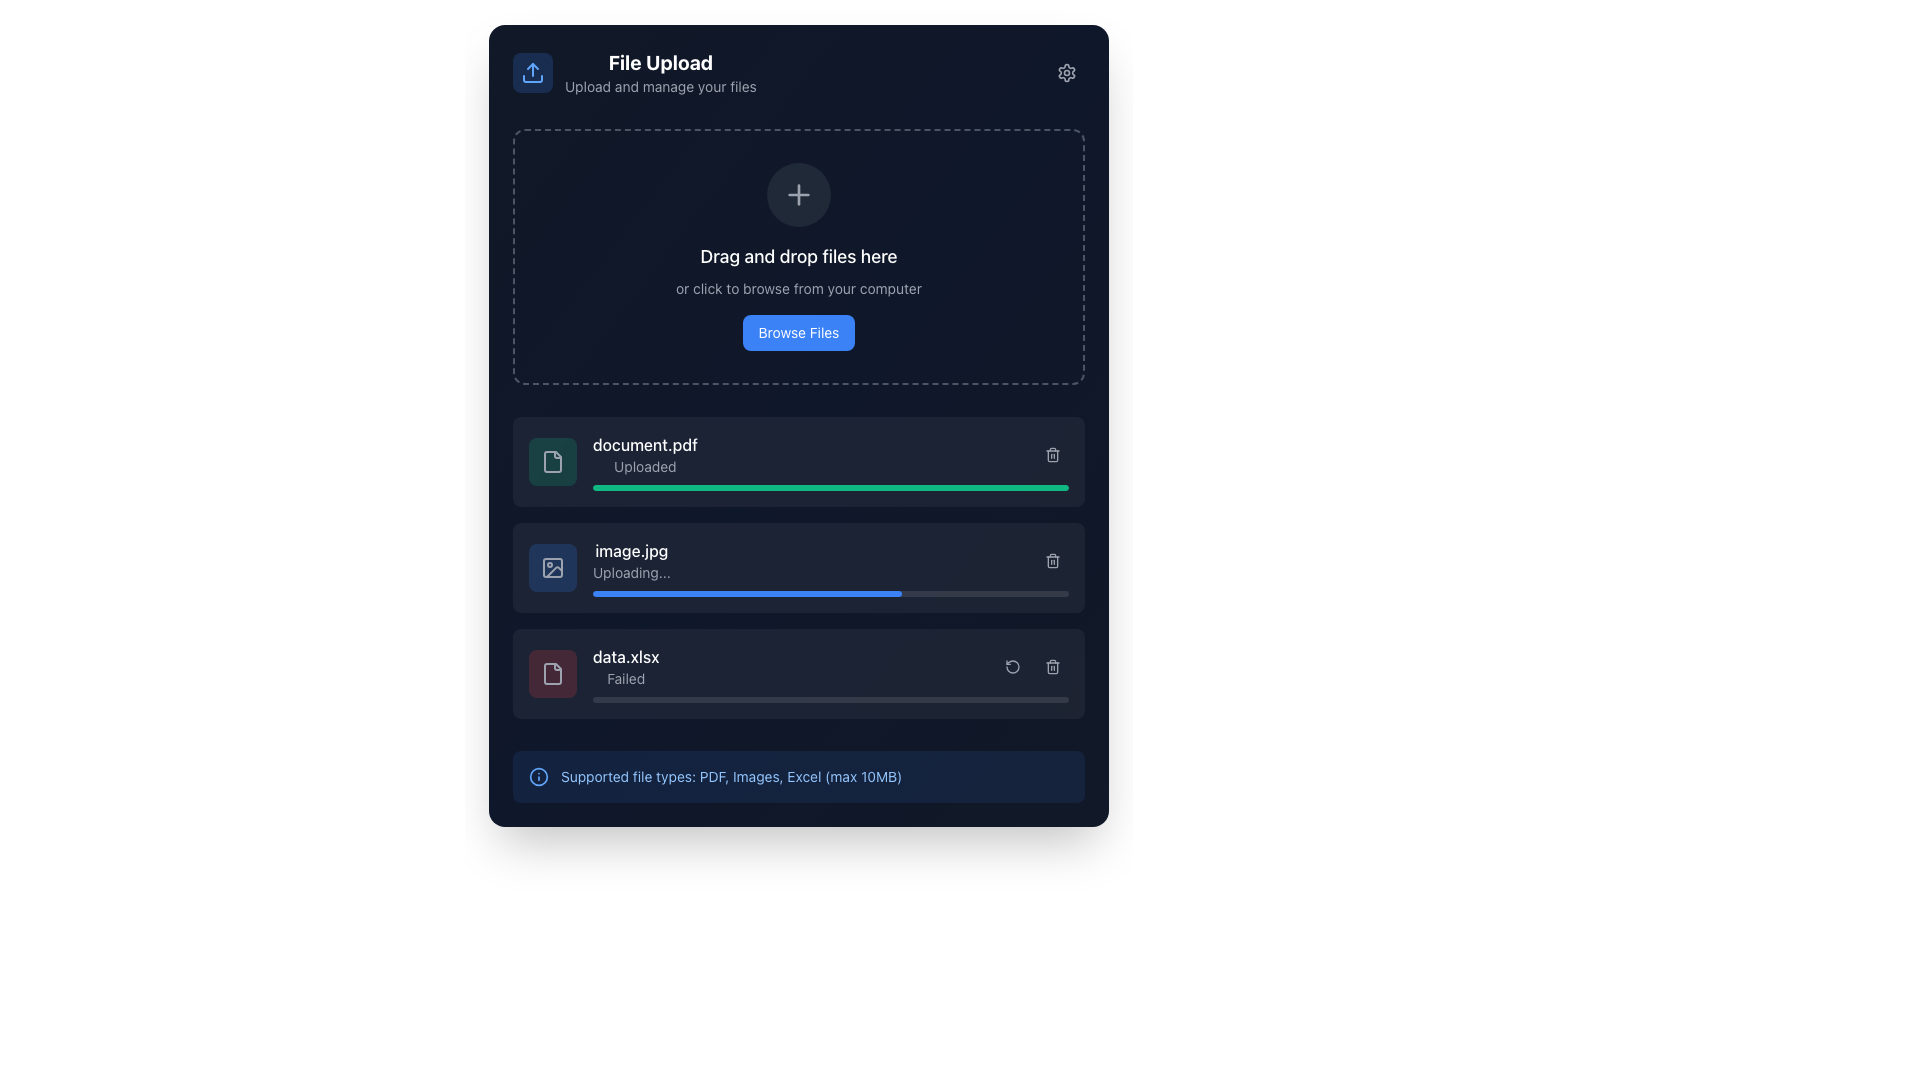  What do you see at coordinates (552, 674) in the screenshot?
I see `the file icon represented by a rounded square with a light reddish background, located at the far left of the entry for 'data.xlsx'` at bounding box center [552, 674].